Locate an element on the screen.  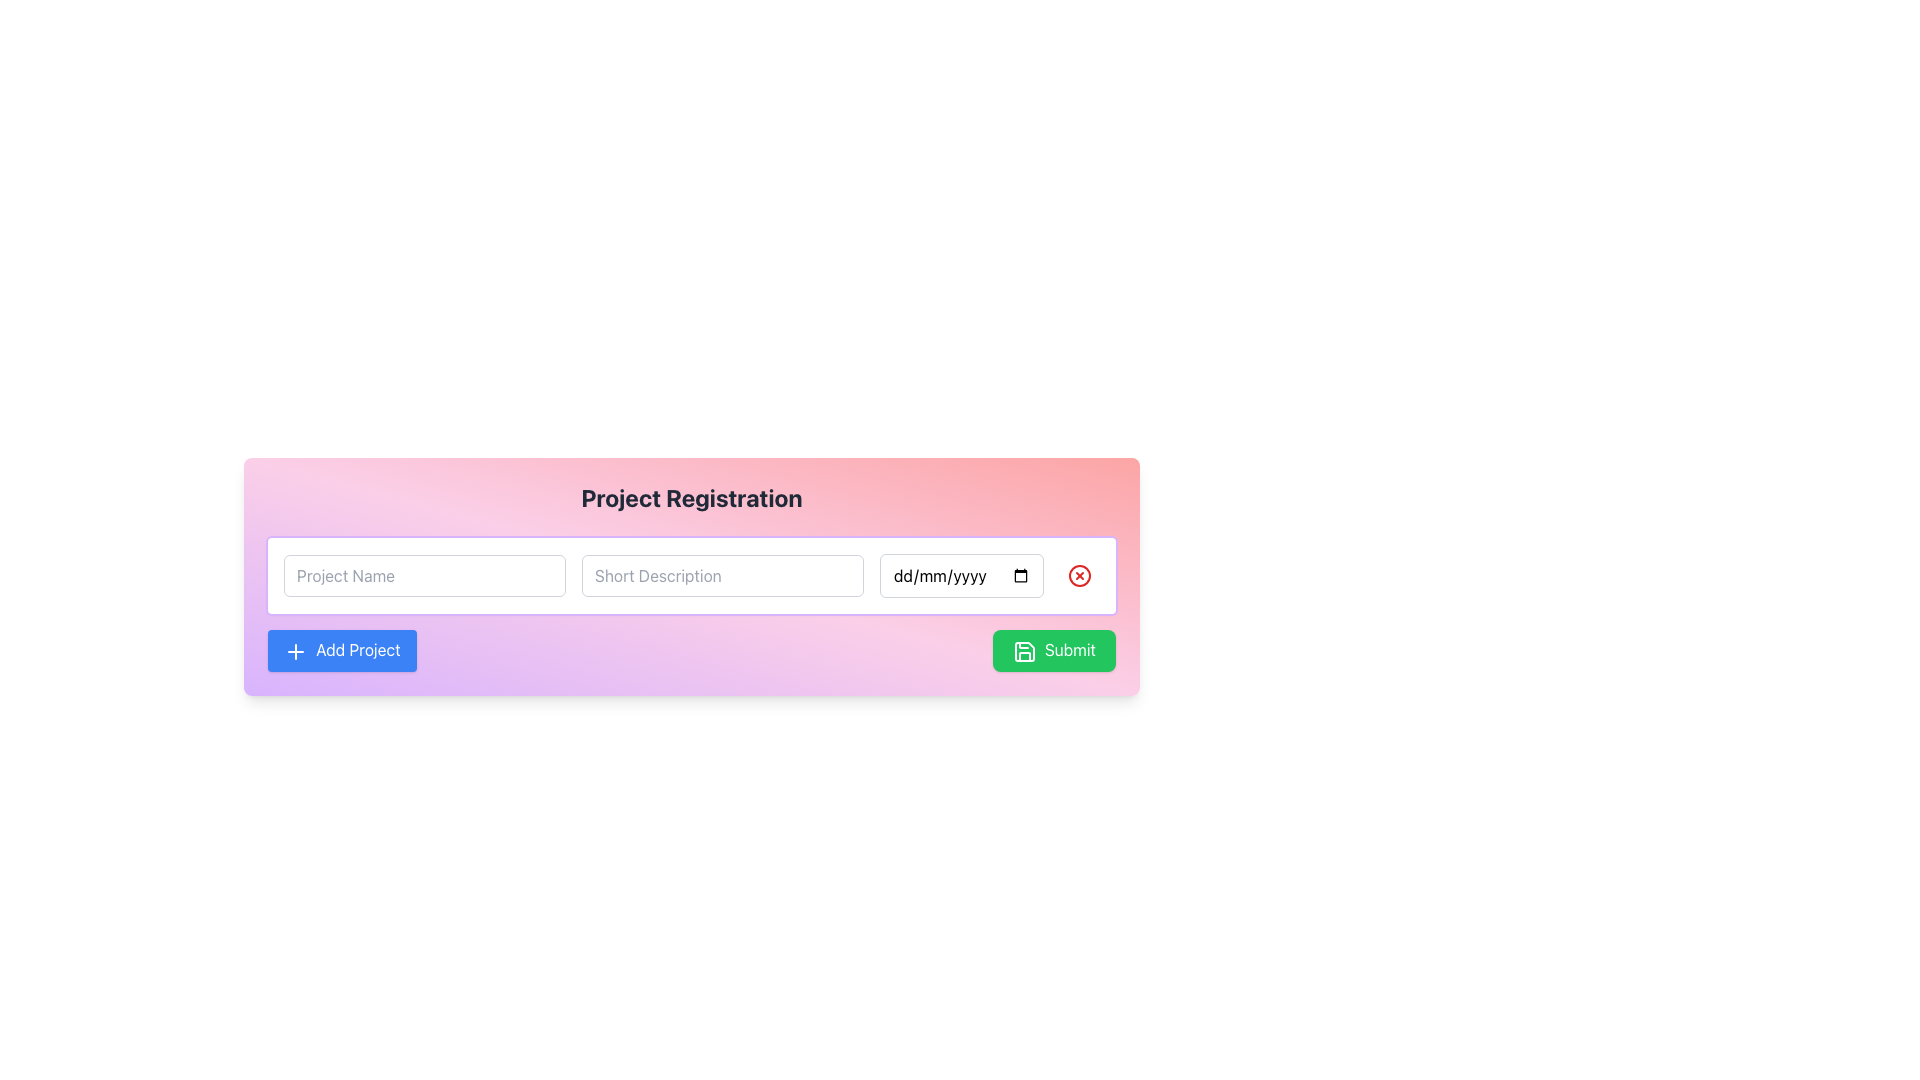
the clear button located to the right of the date input field is located at coordinates (1079, 575).